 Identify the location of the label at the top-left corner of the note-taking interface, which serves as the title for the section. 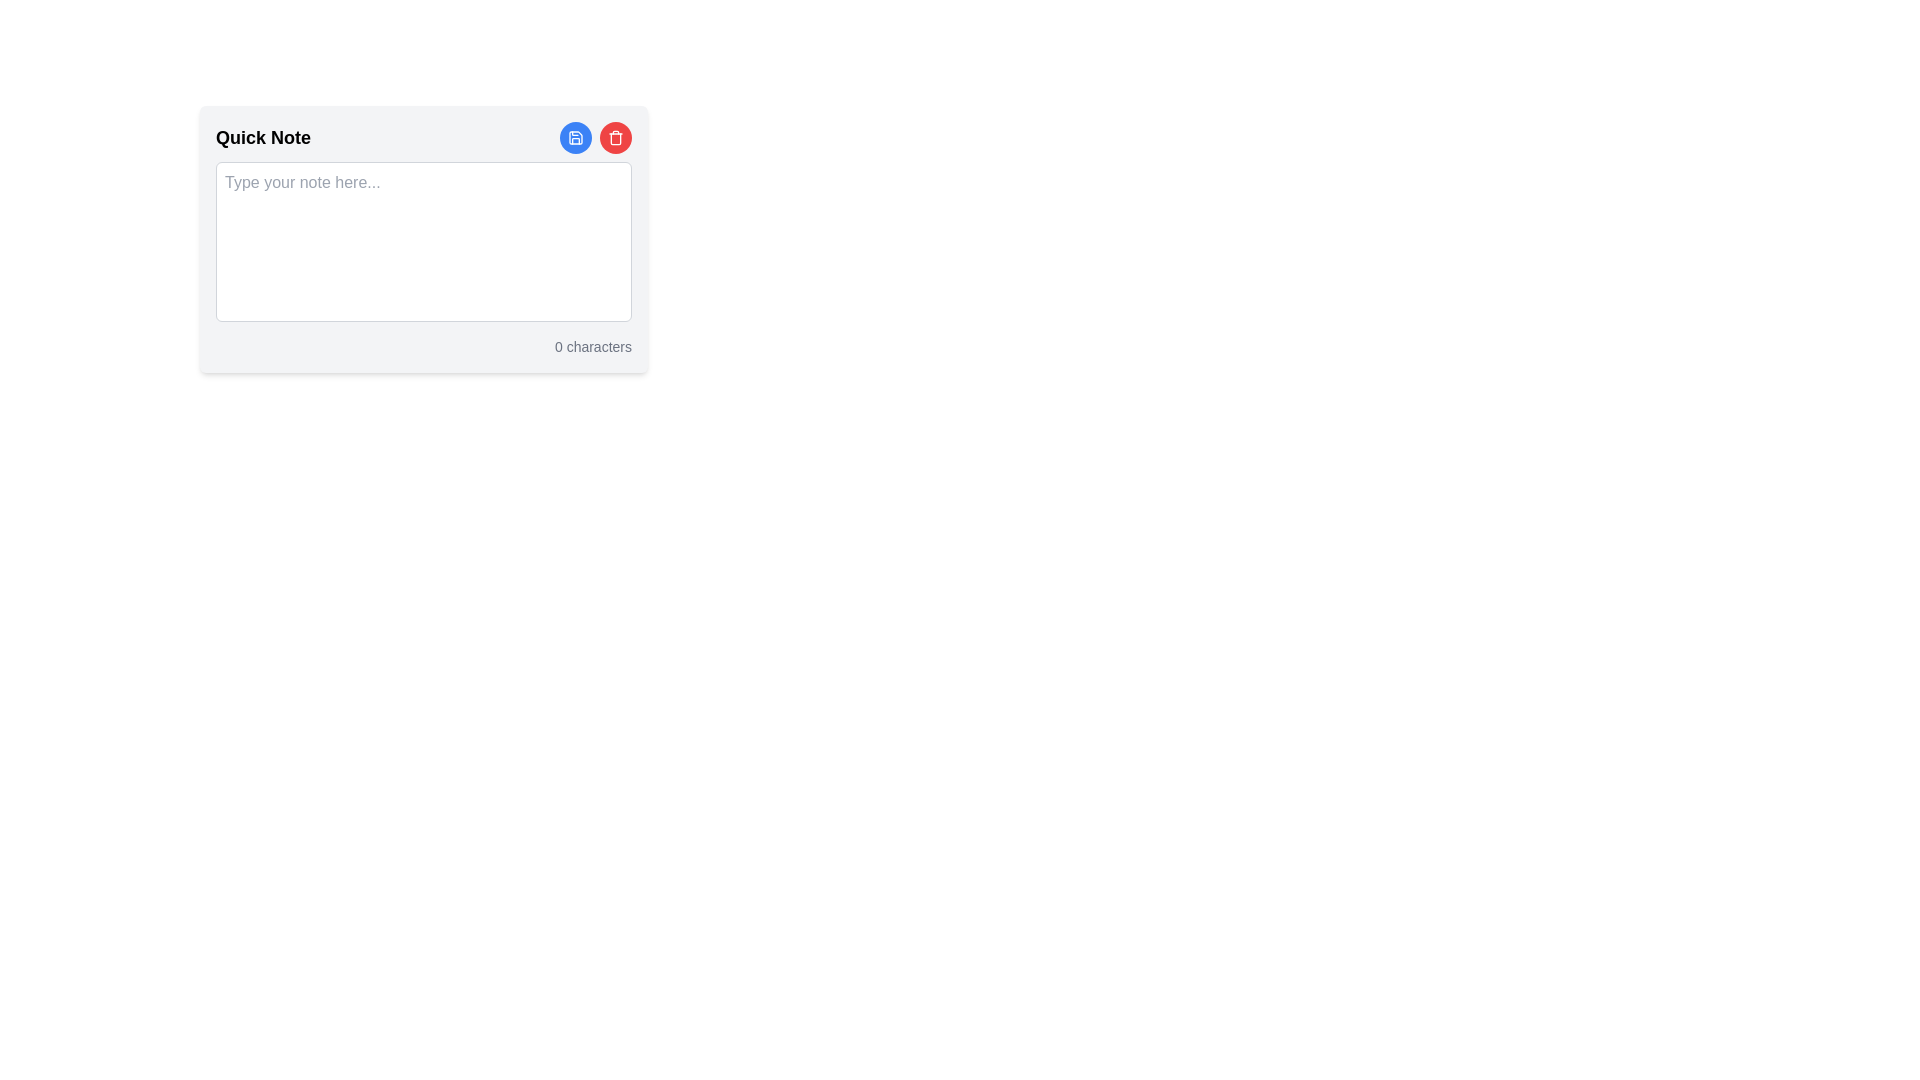
(262, 137).